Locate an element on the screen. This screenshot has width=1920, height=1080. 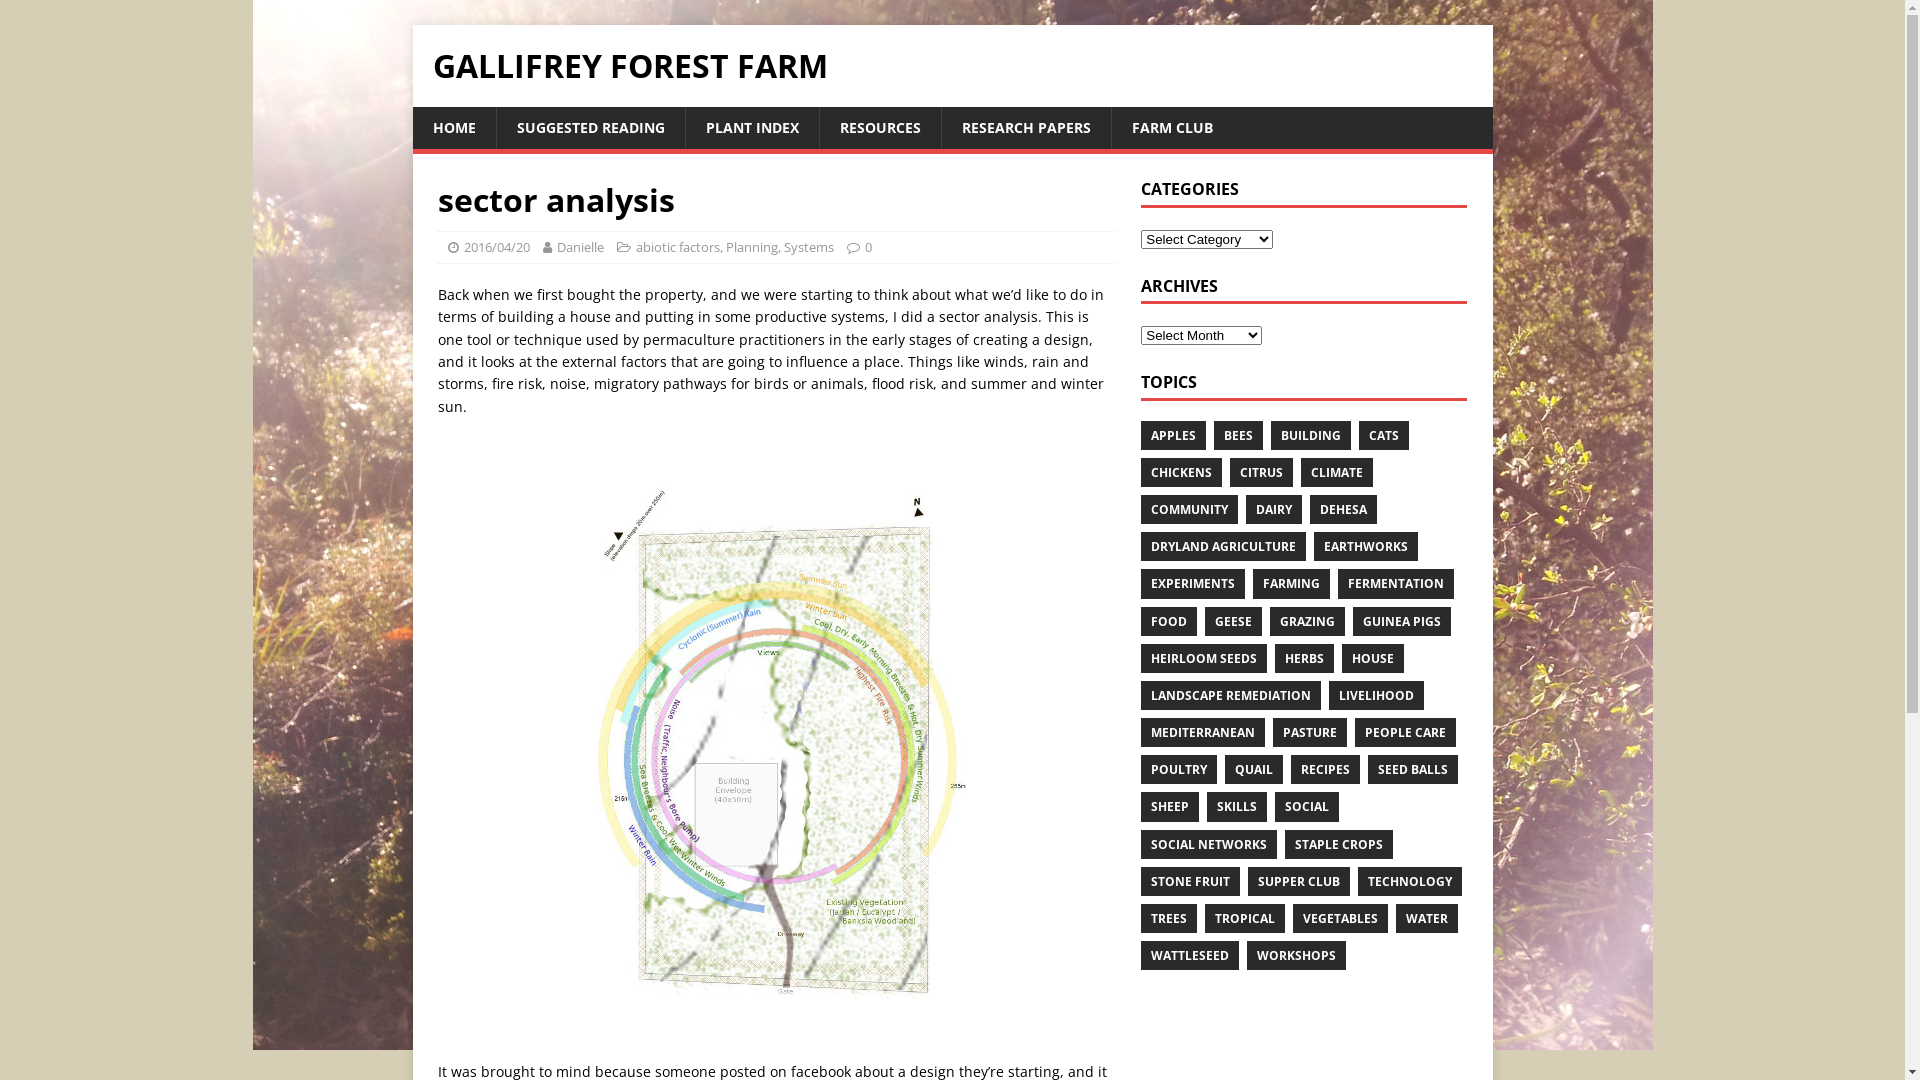
'HOME' is located at coordinates (452, 127).